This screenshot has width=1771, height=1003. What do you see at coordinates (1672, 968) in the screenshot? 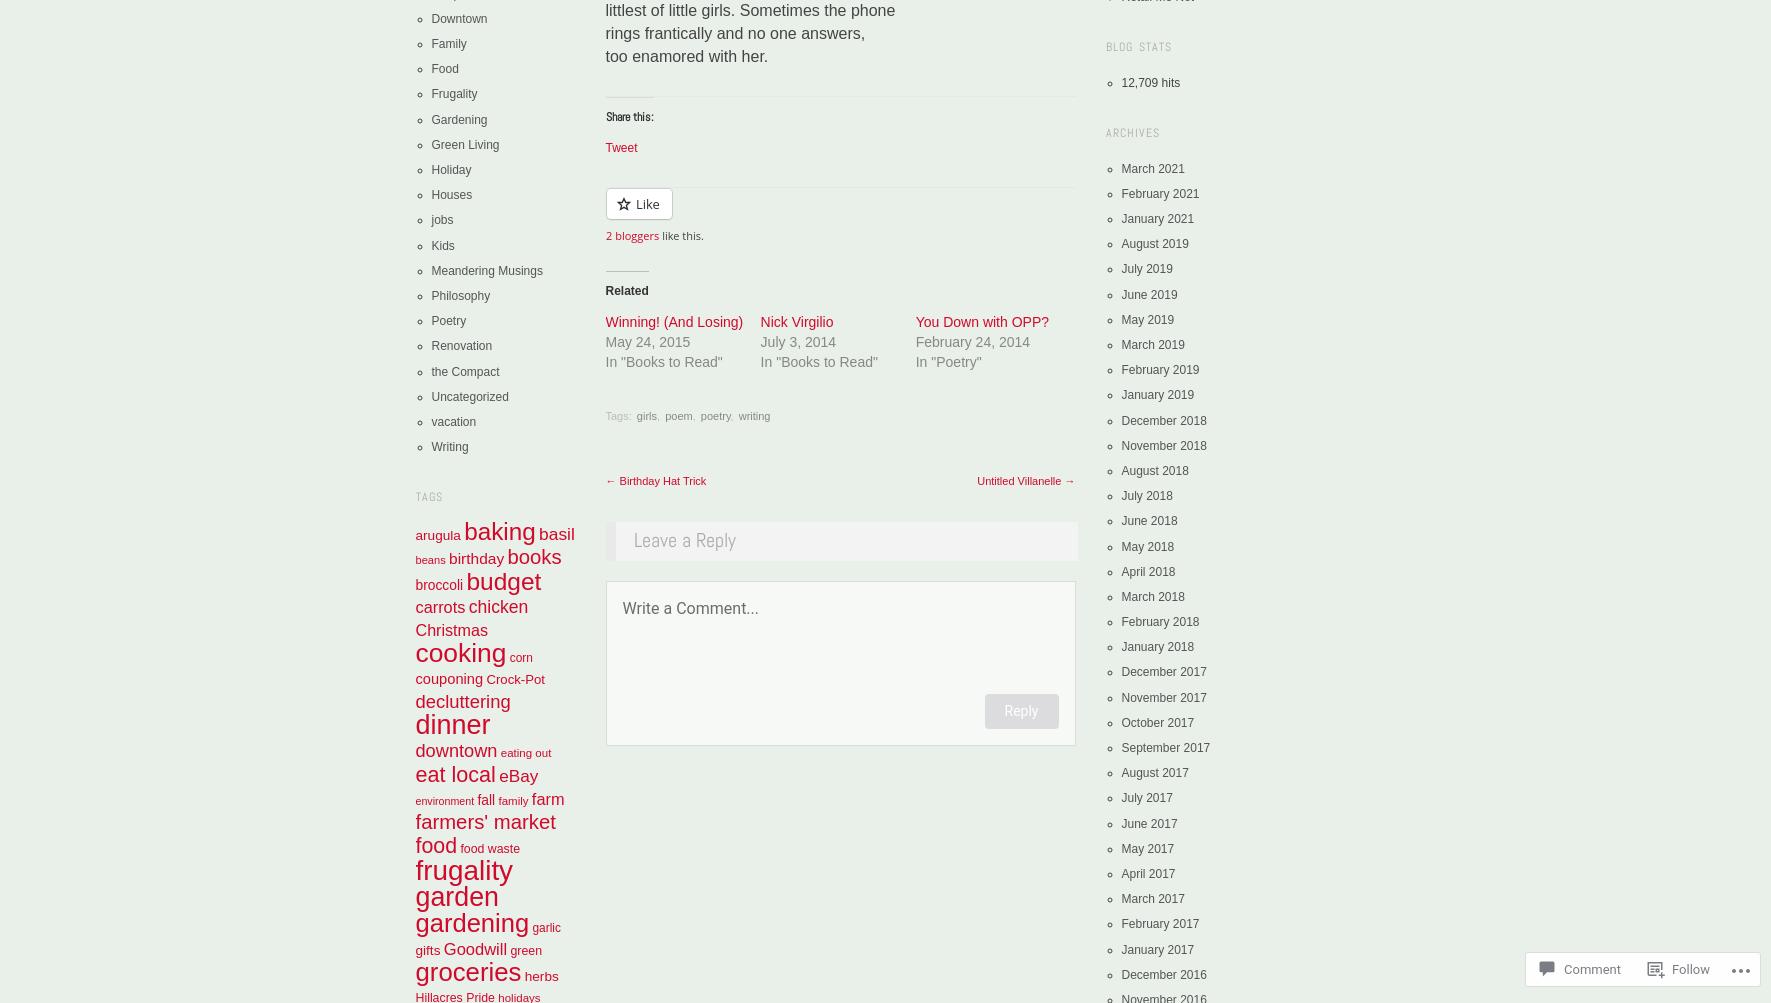
I see `'Follow'` at bounding box center [1672, 968].